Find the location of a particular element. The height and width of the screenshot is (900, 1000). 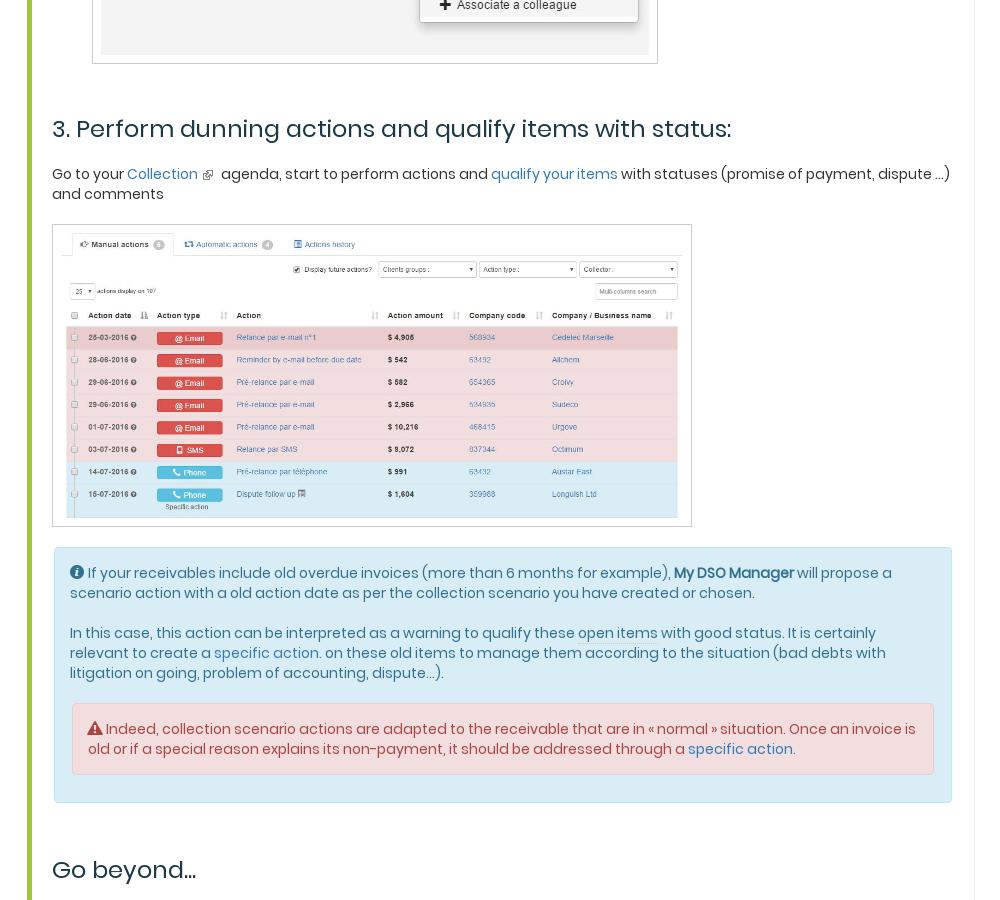

'open items' is located at coordinates (617, 631).